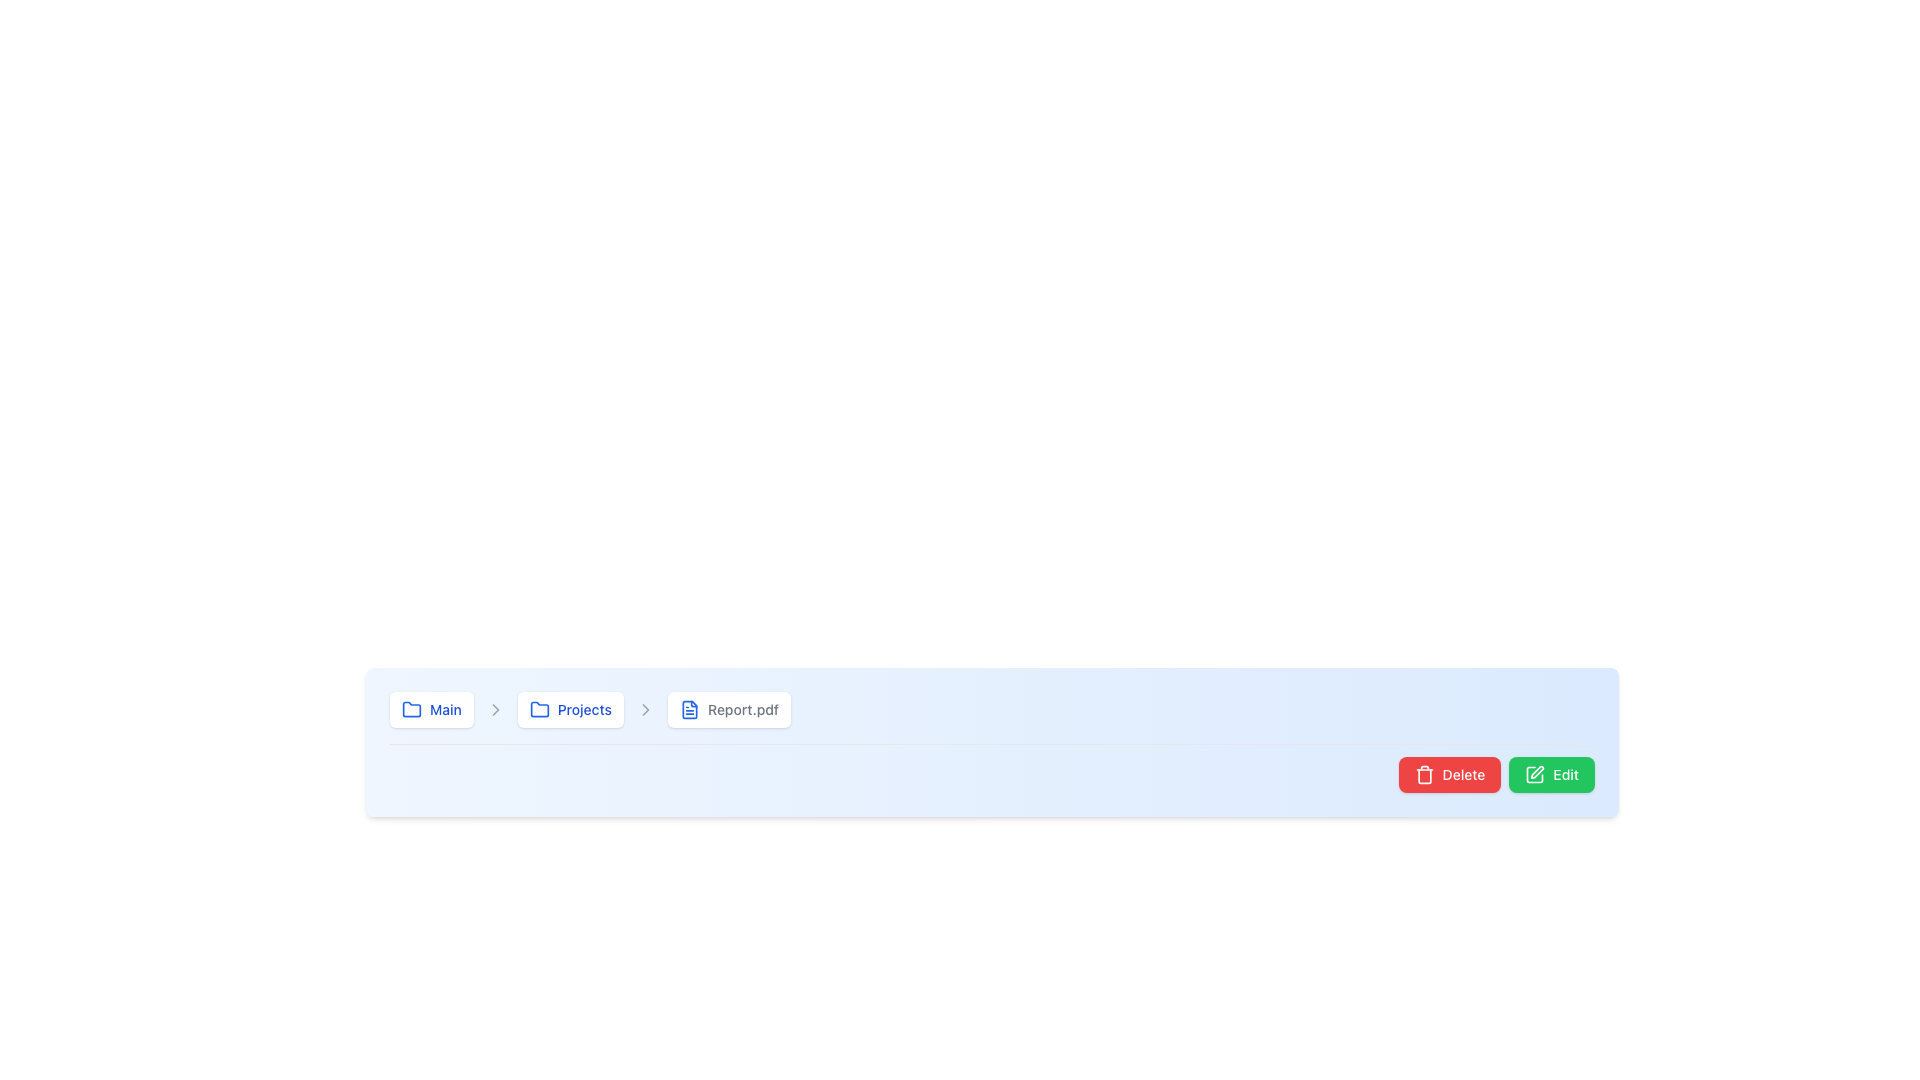 The image size is (1920, 1080). Describe the element at coordinates (430, 708) in the screenshot. I see `the first button in the breadcrumb navigation bar` at that location.